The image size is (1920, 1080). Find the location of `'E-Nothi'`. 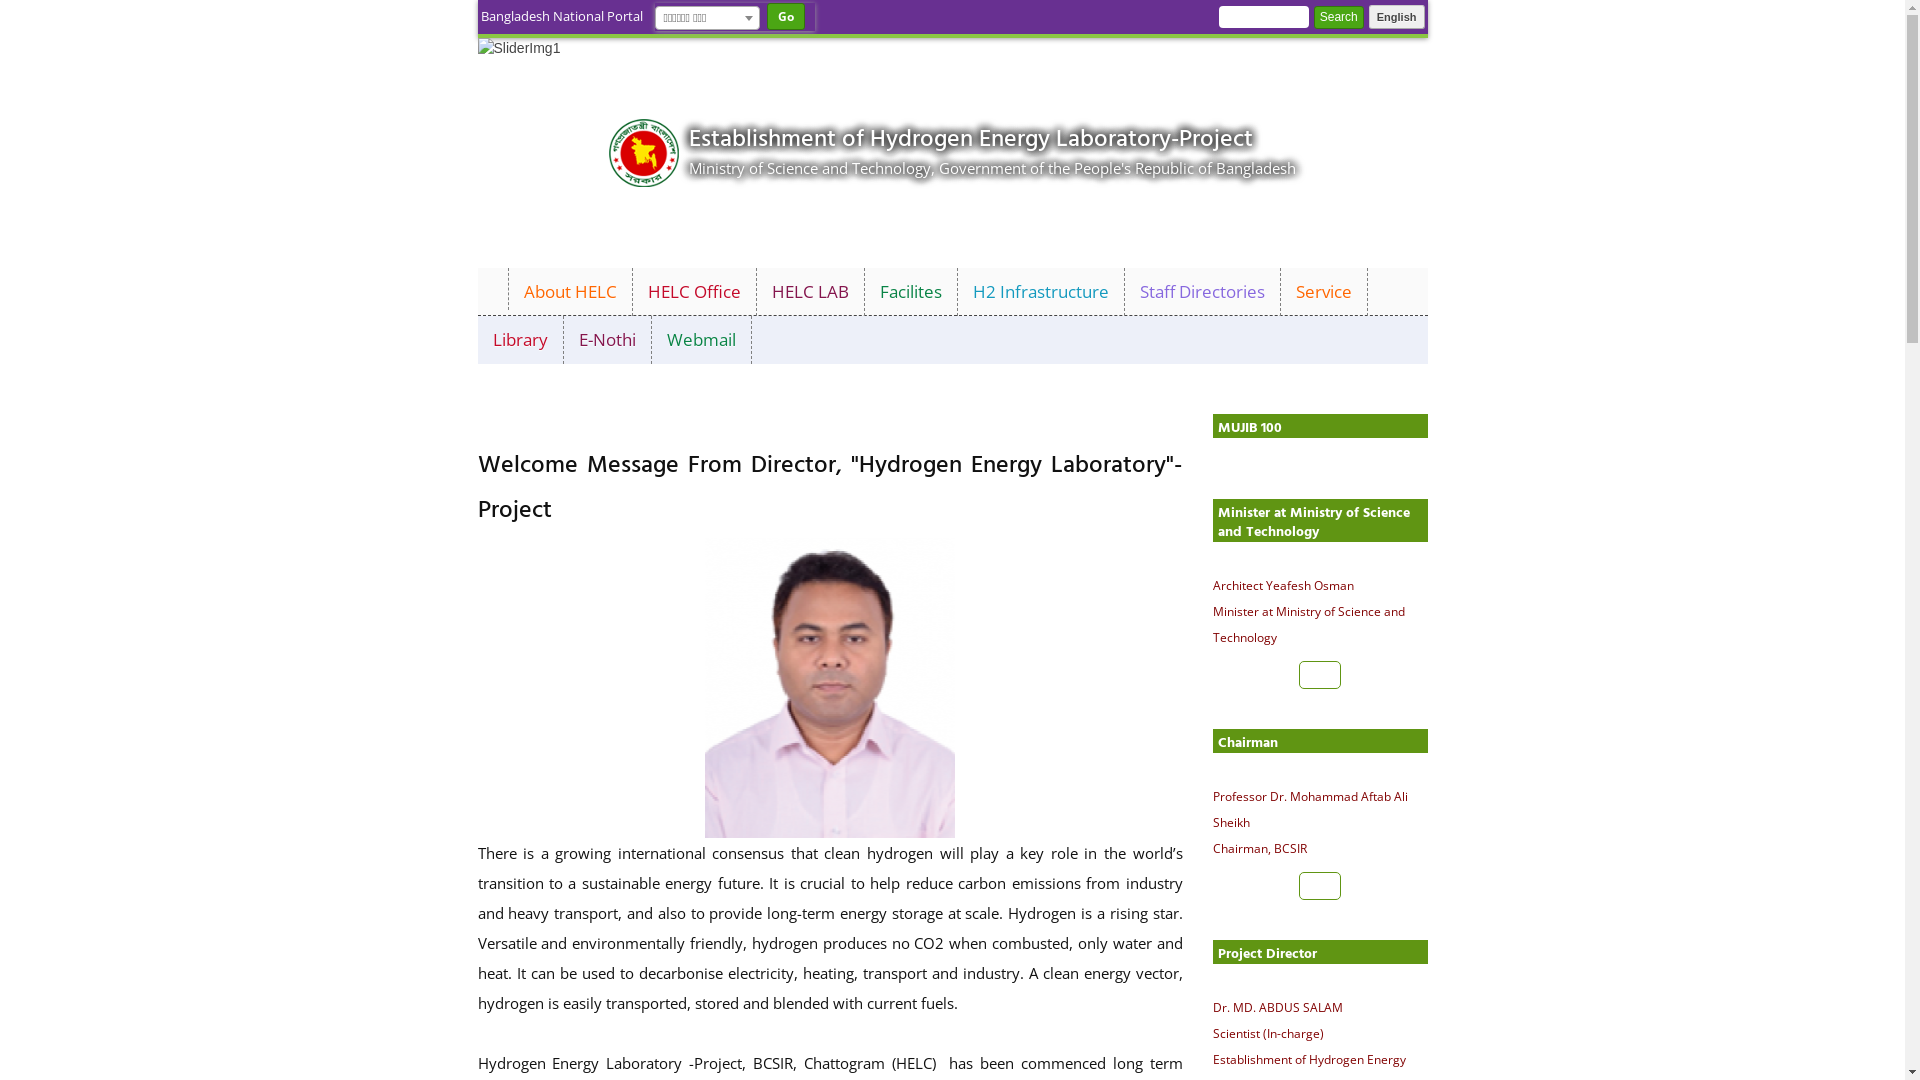

'E-Nothi' is located at coordinates (607, 338).